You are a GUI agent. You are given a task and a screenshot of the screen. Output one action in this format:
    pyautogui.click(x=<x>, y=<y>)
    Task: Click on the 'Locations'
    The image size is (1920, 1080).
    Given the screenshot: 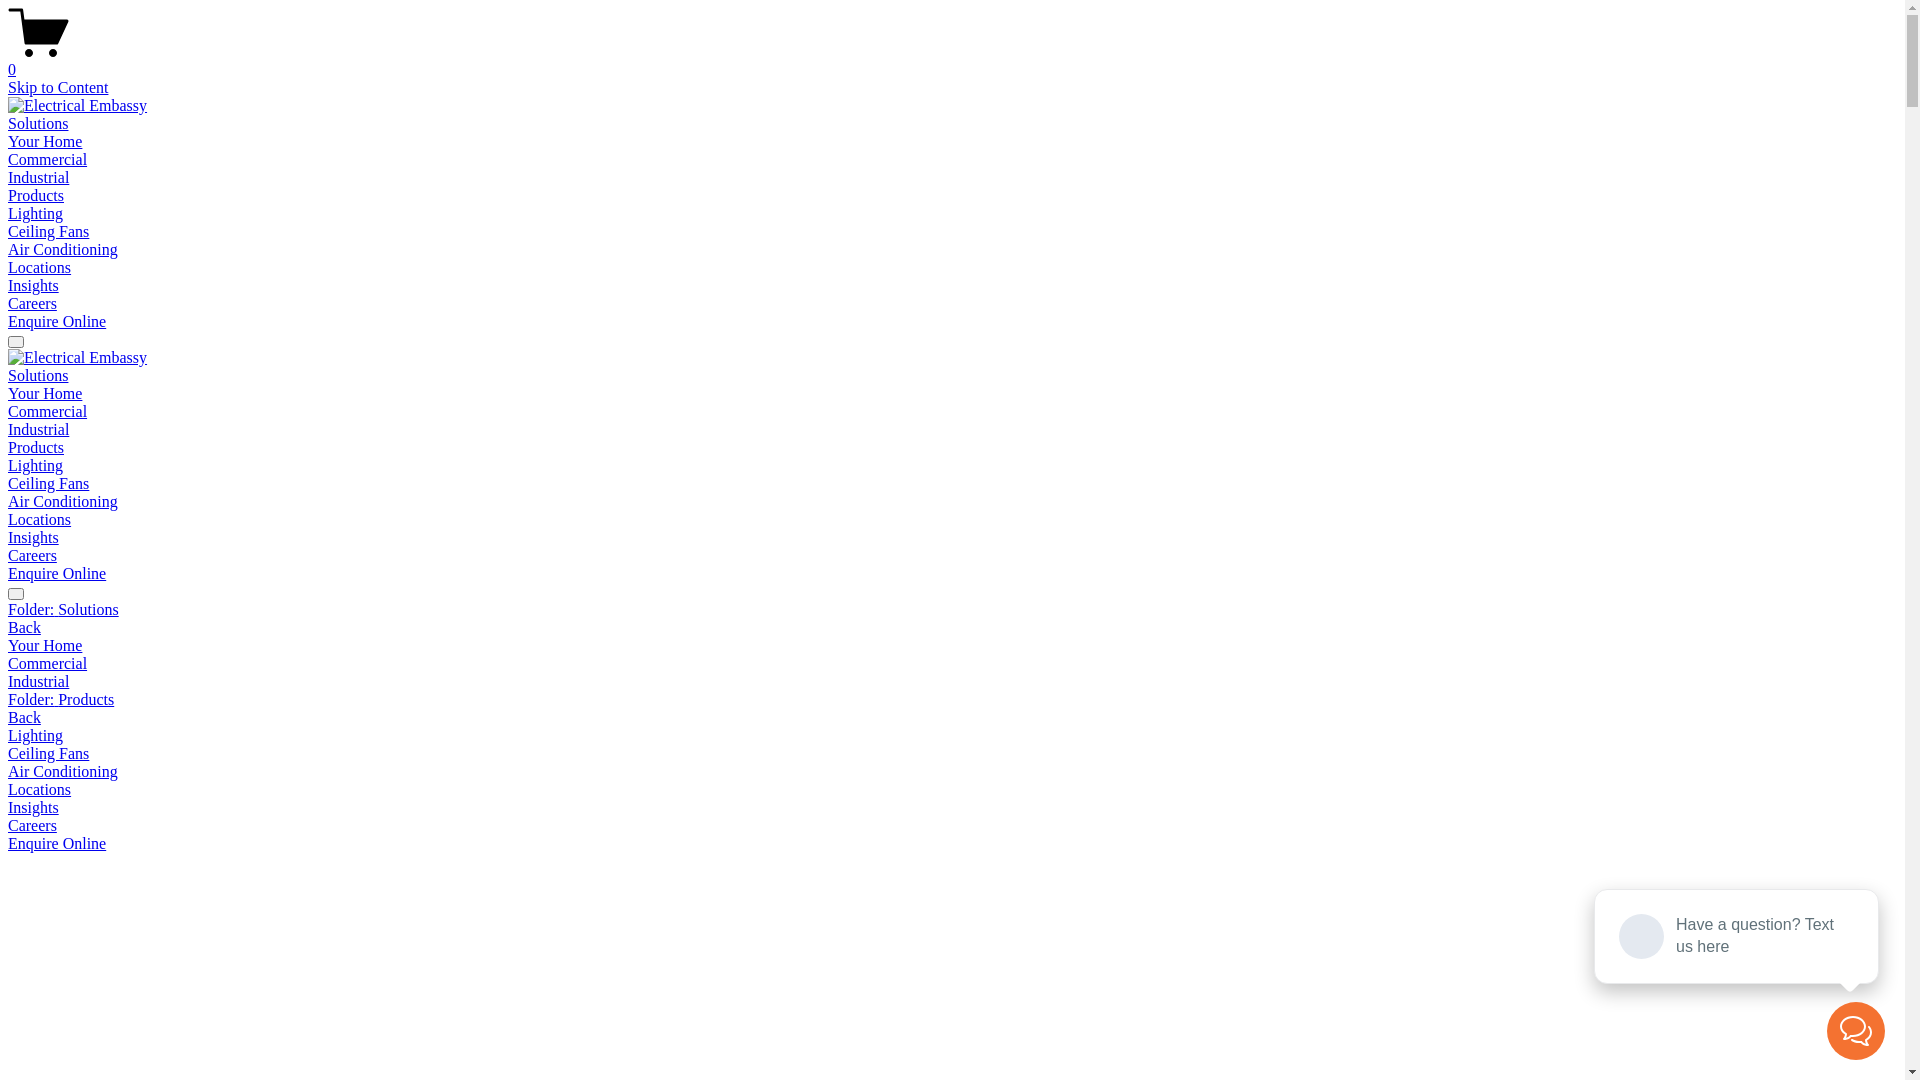 What is the action you would take?
    pyautogui.click(x=39, y=518)
    